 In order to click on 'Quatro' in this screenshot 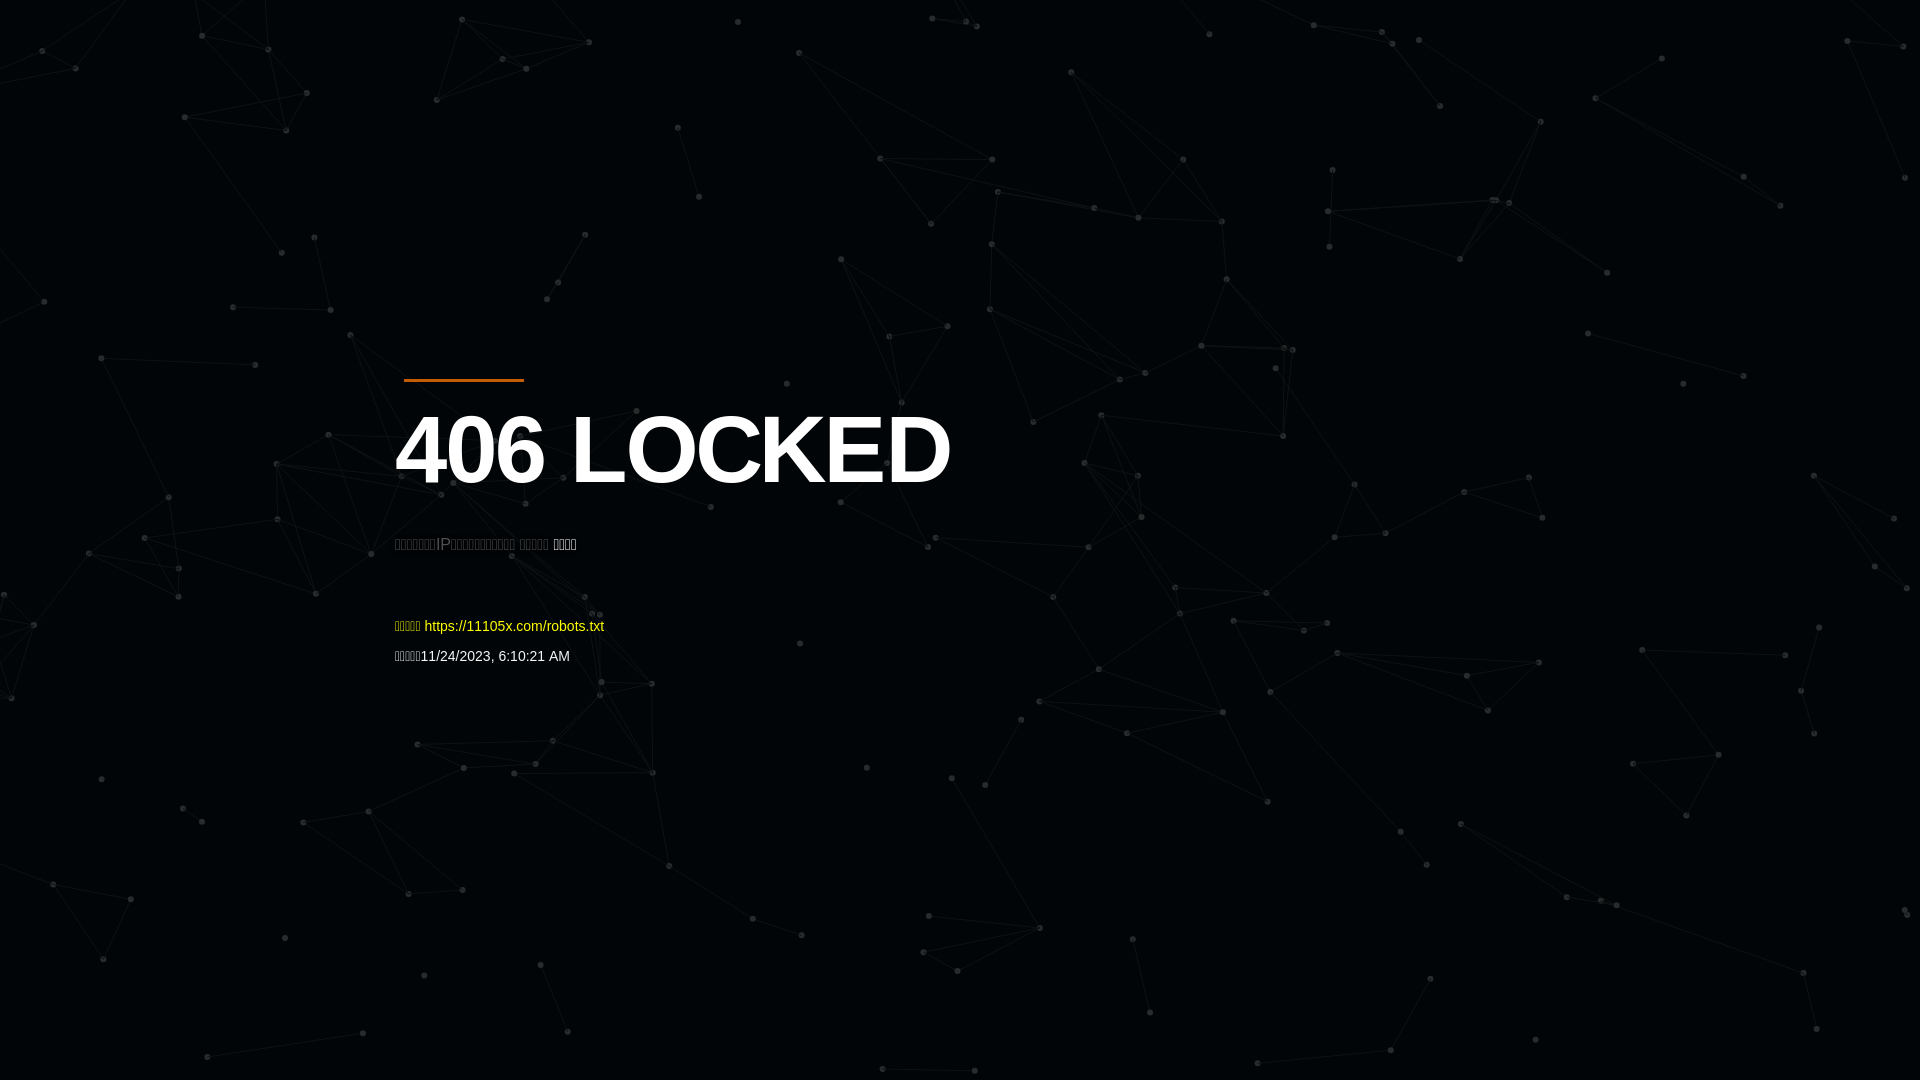, I will do `click(542, 114)`.